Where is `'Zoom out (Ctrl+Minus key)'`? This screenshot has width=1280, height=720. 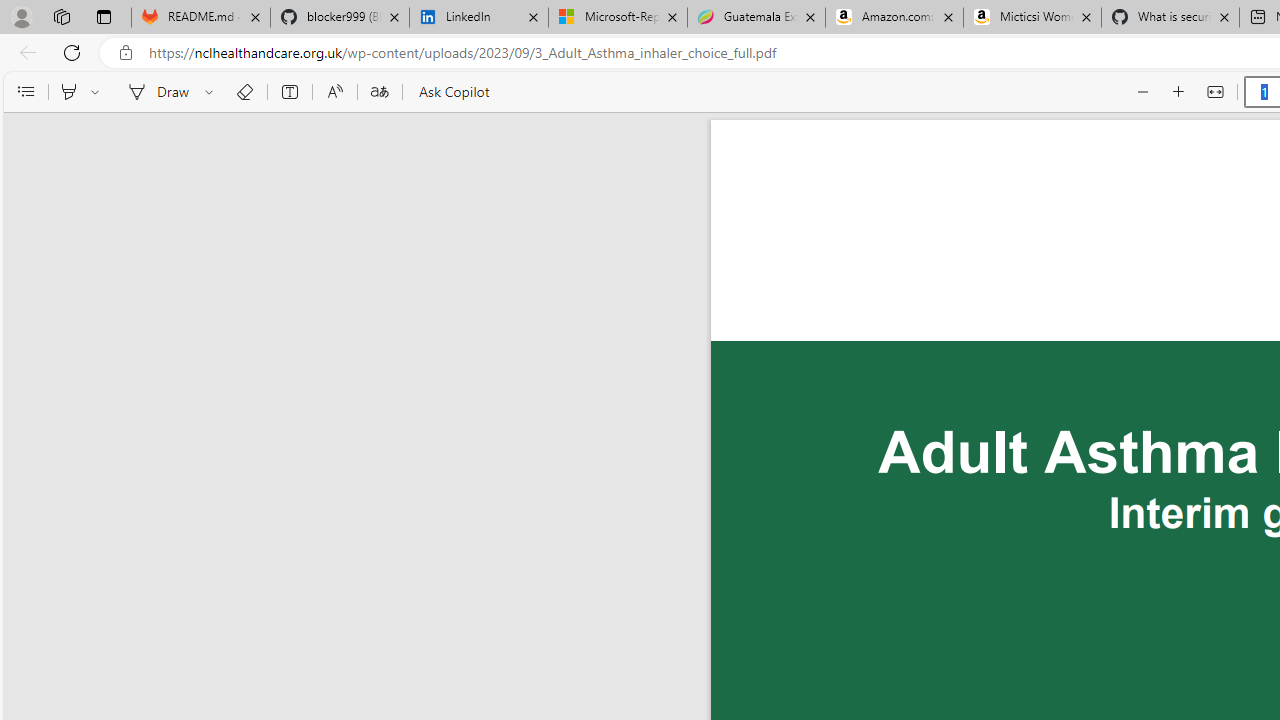 'Zoom out (Ctrl+Minus key)' is located at coordinates (1143, 92).